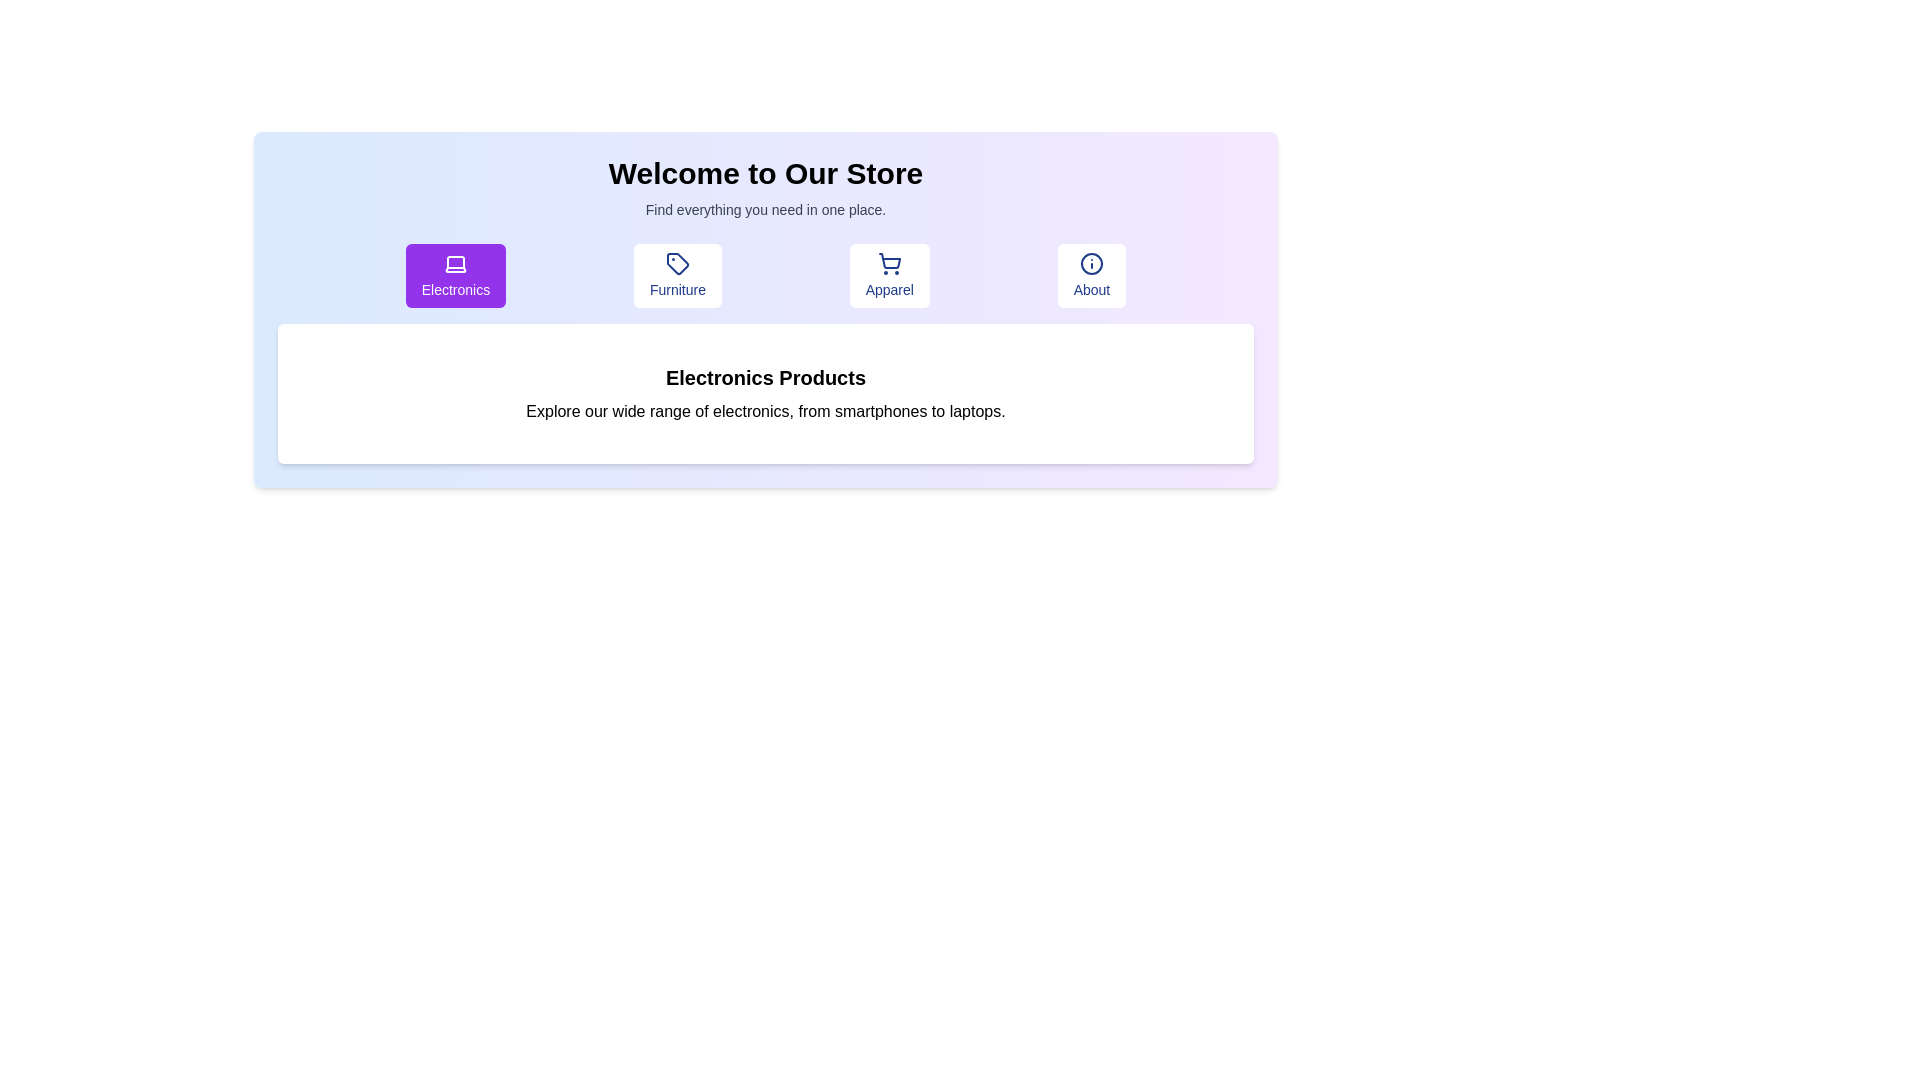 The image size is (1920, 1080). Describe the element at coordinates (677, 262) in the screenshot. I see `the tag icon located in the top-center portion of the 'Furniture' button, above the text label 'Furniture'` at that location.